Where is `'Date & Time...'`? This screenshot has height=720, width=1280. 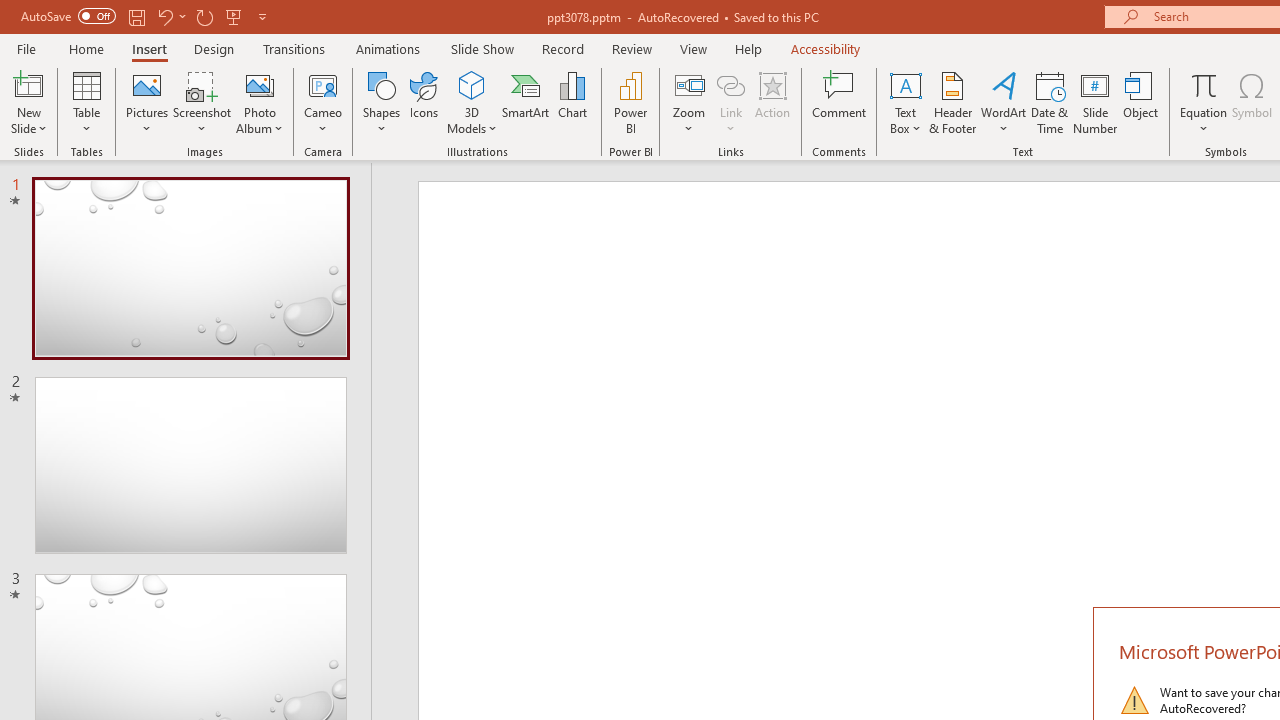 'Date & Time...' is located at coordinates (1049, 103).